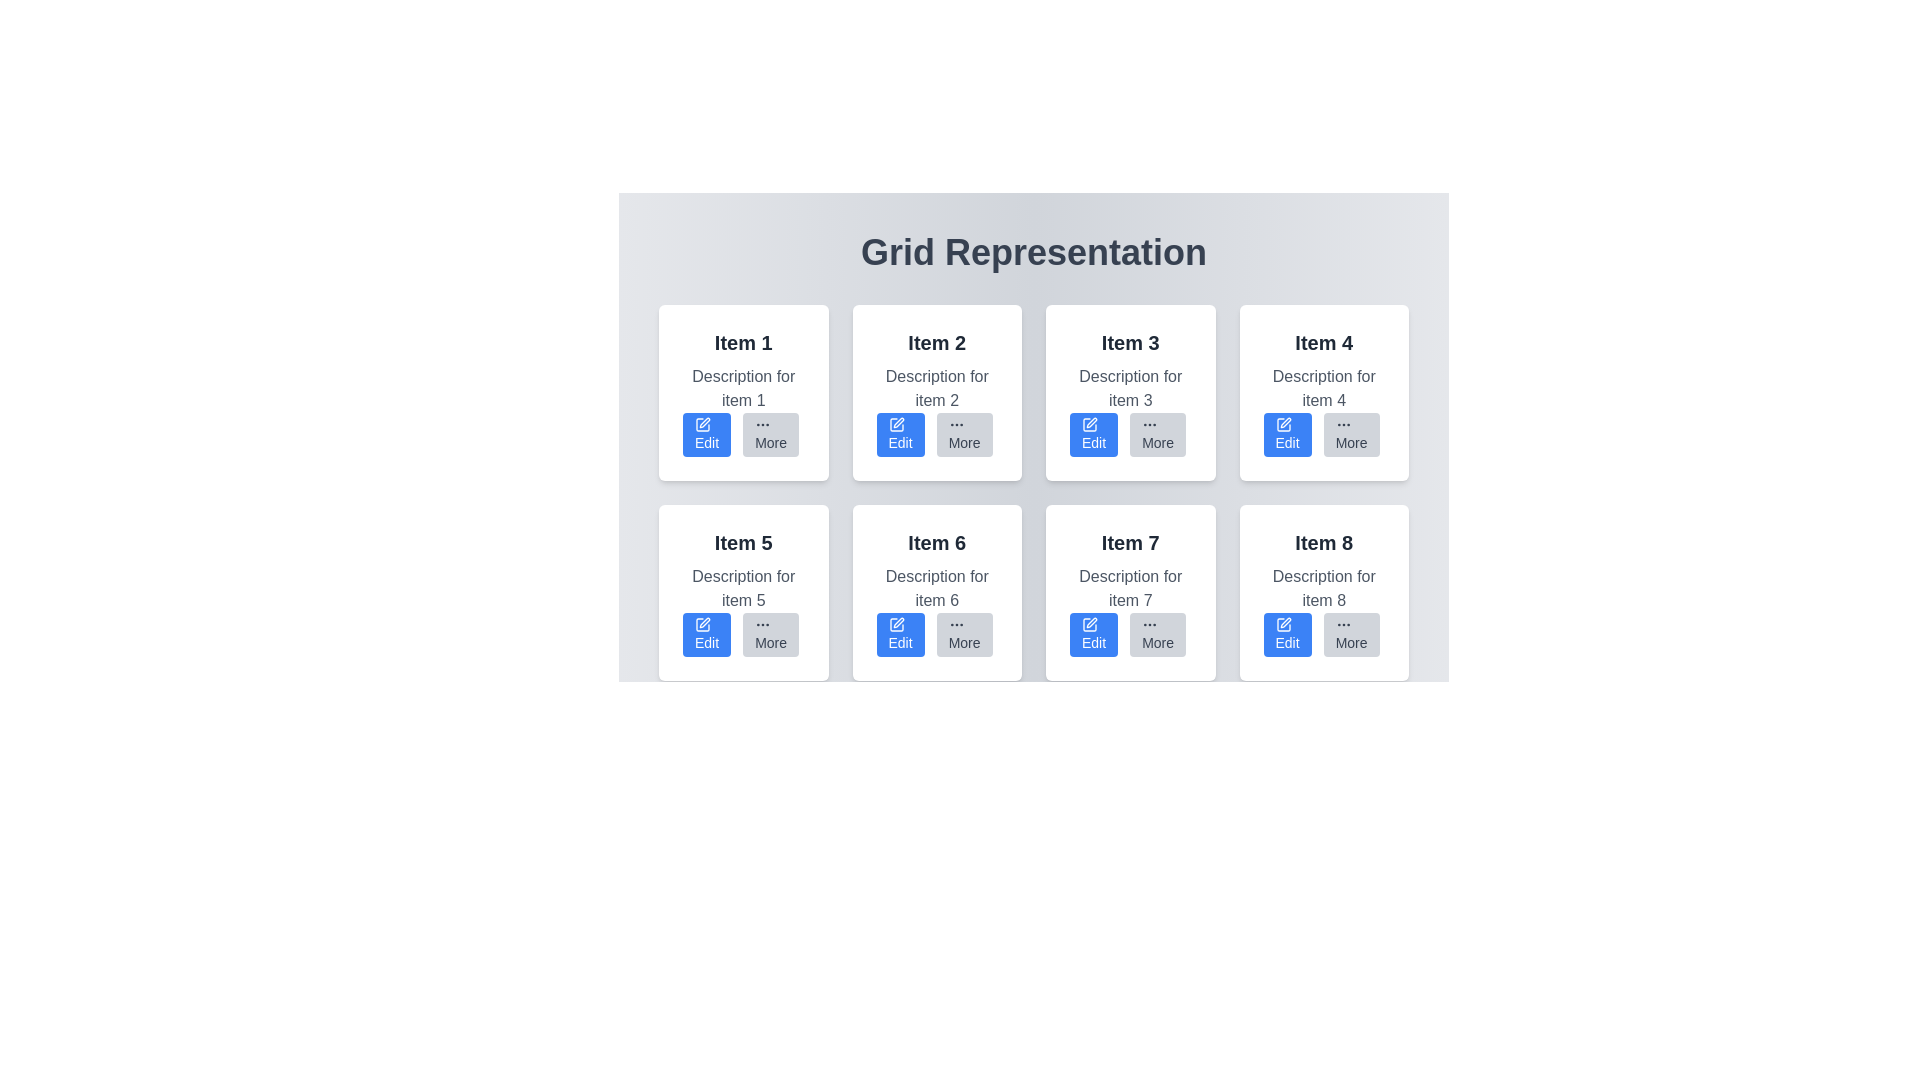 This screenshot has width=1920, height=1080. What do you see at coordinates (964, 434) in the screenshot?
I see `the button located at the bottom-right corner of the second grid item in the first row to potentially see a tooltip effect` at bounding box center [964, 434].